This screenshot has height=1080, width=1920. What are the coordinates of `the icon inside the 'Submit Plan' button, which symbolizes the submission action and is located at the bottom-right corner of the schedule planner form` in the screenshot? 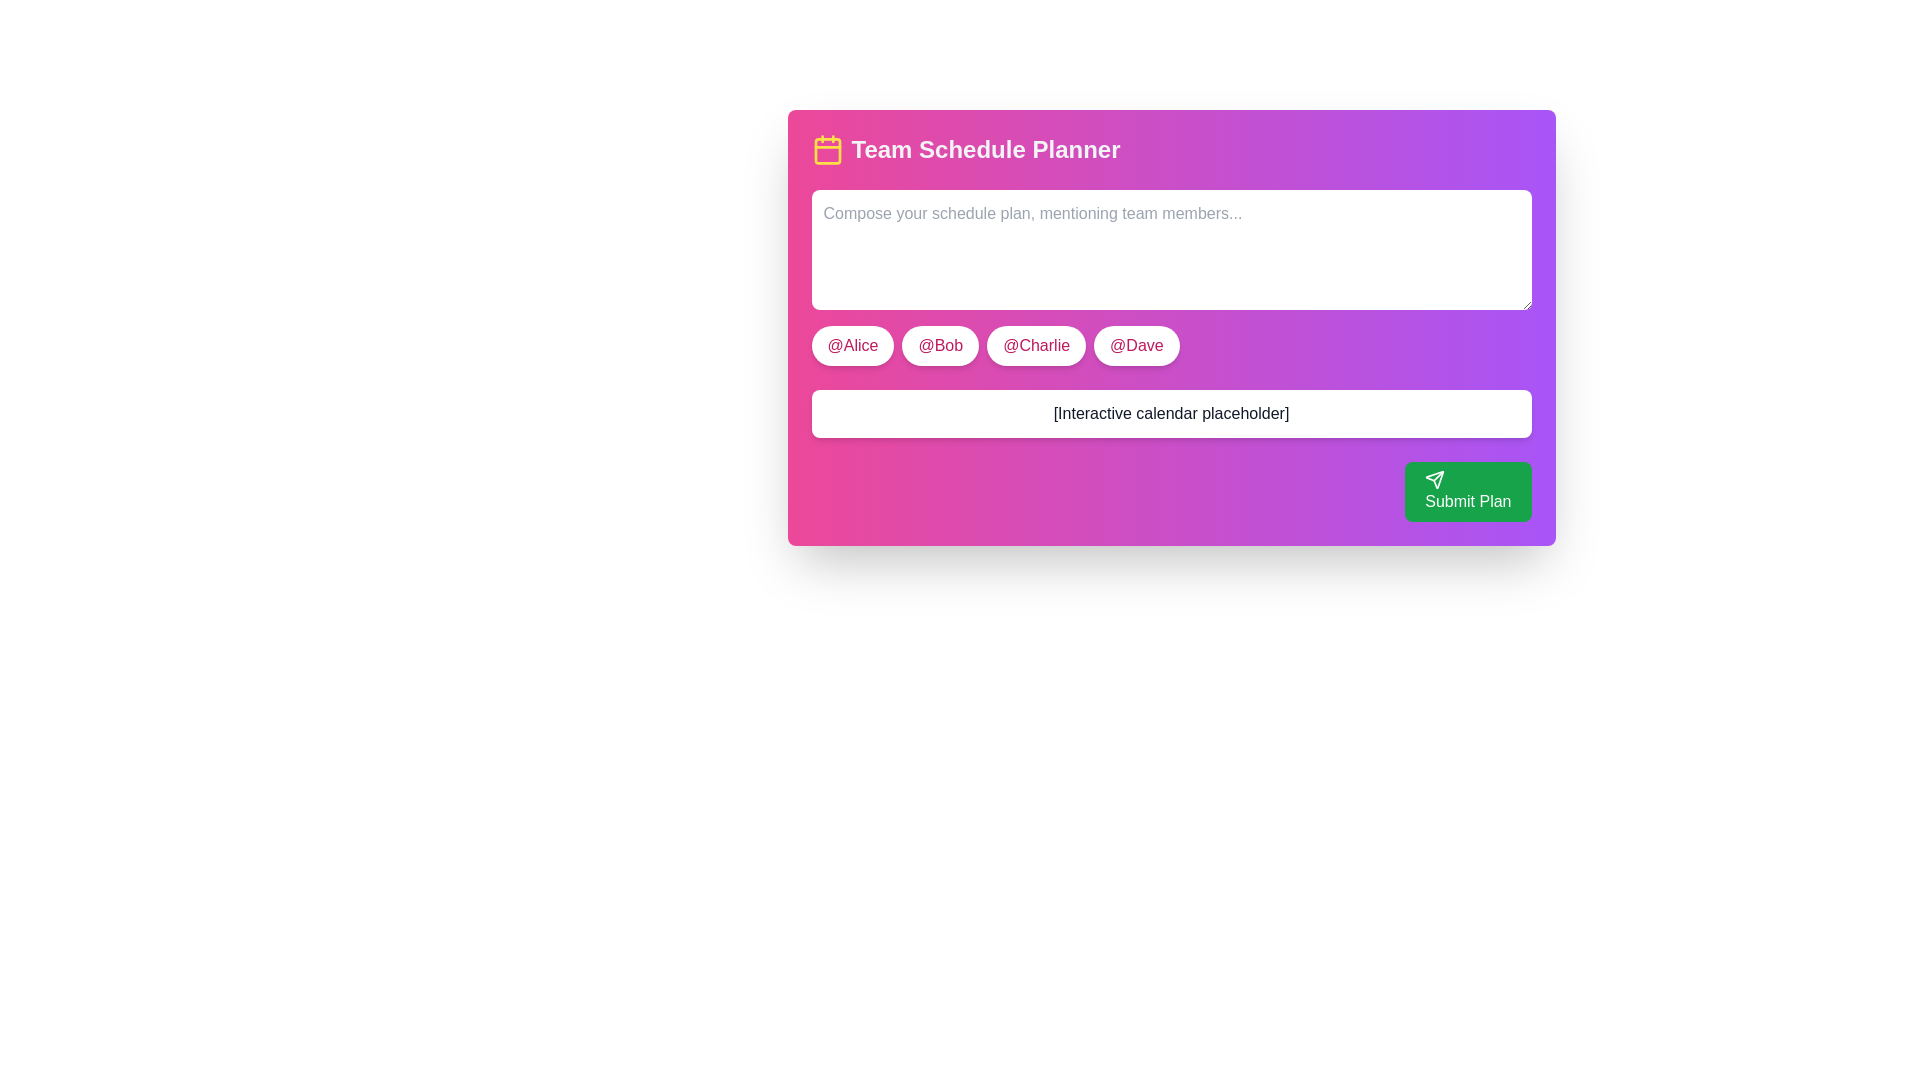 It's located at (1434, 479).